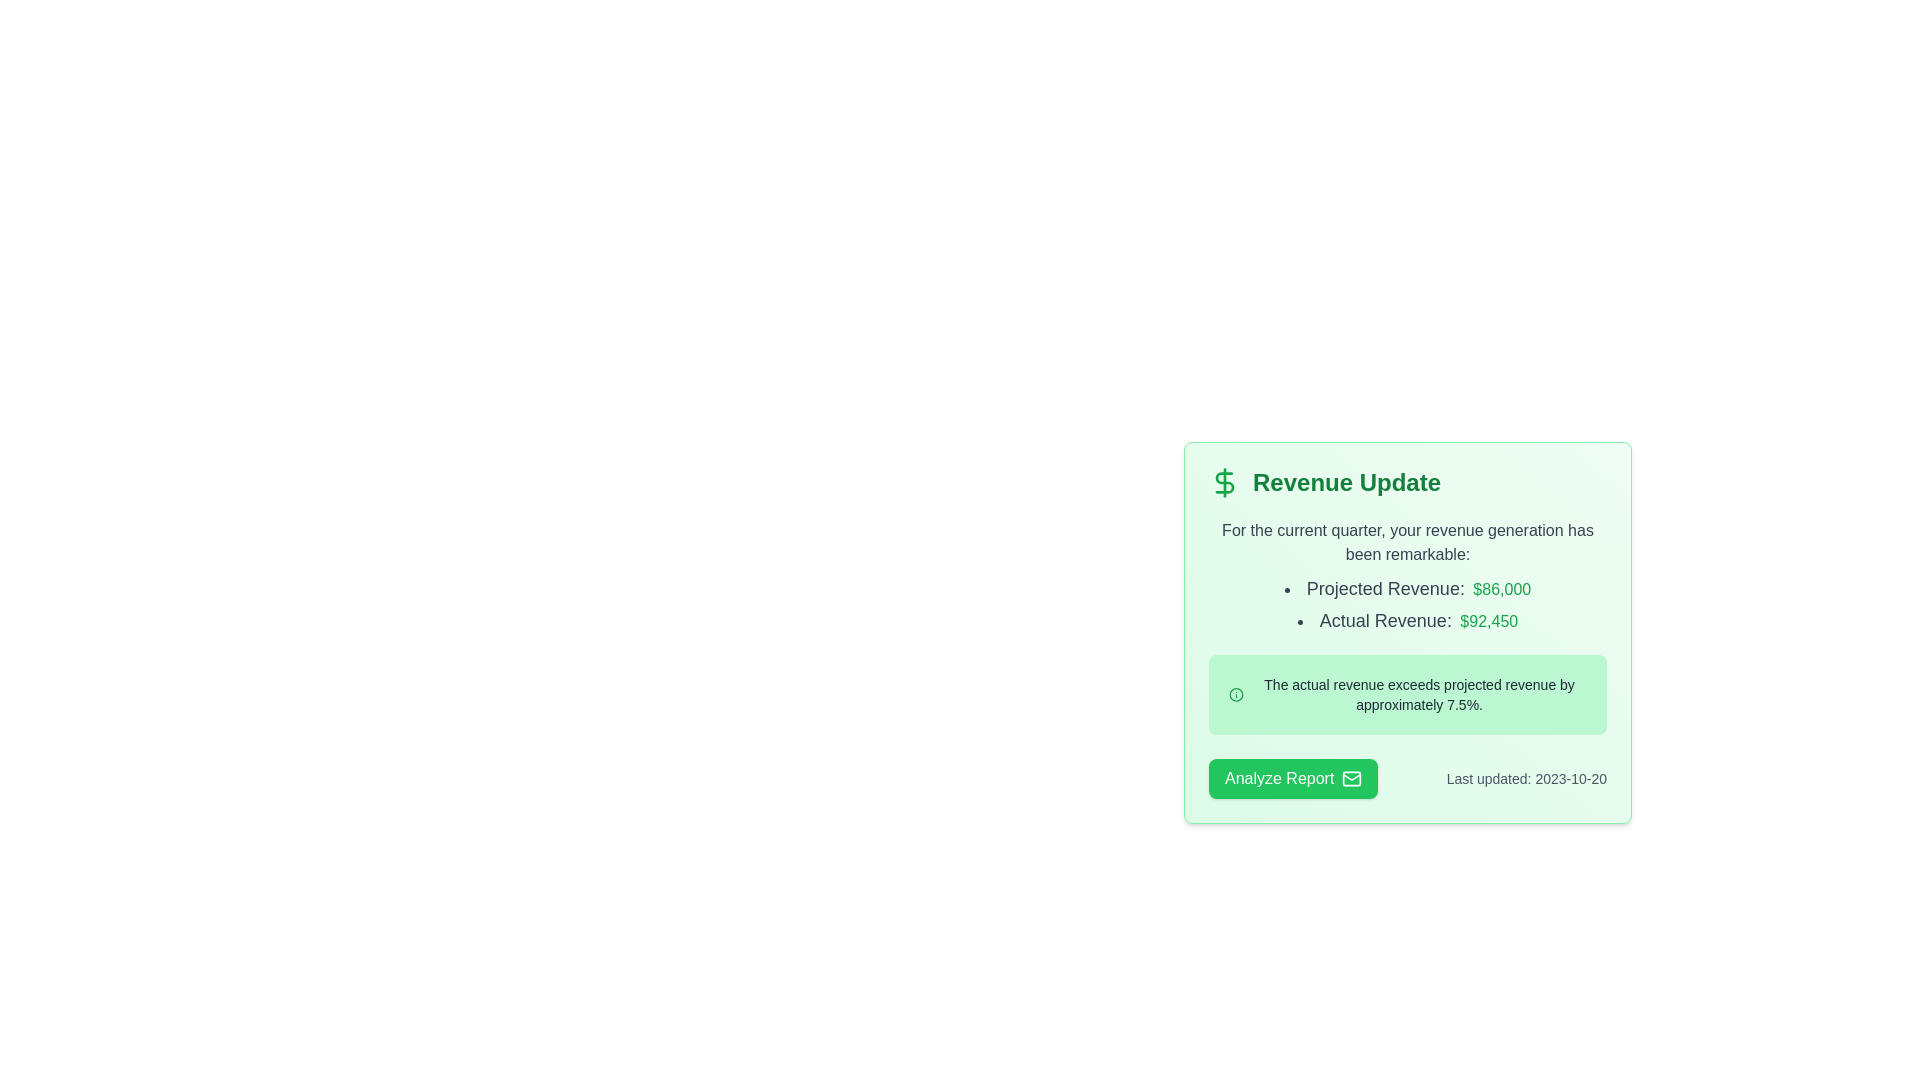 Image resolution: width=1920 pixels, height=1080 pixels. Describe the element at coordinates (1406, 543) in the screenshot. I see `the text block displaying the sentence 'For the current quarter, your revenue generation has been remarkable:' which is styled in medium-dark gray on a light green background` at that location.